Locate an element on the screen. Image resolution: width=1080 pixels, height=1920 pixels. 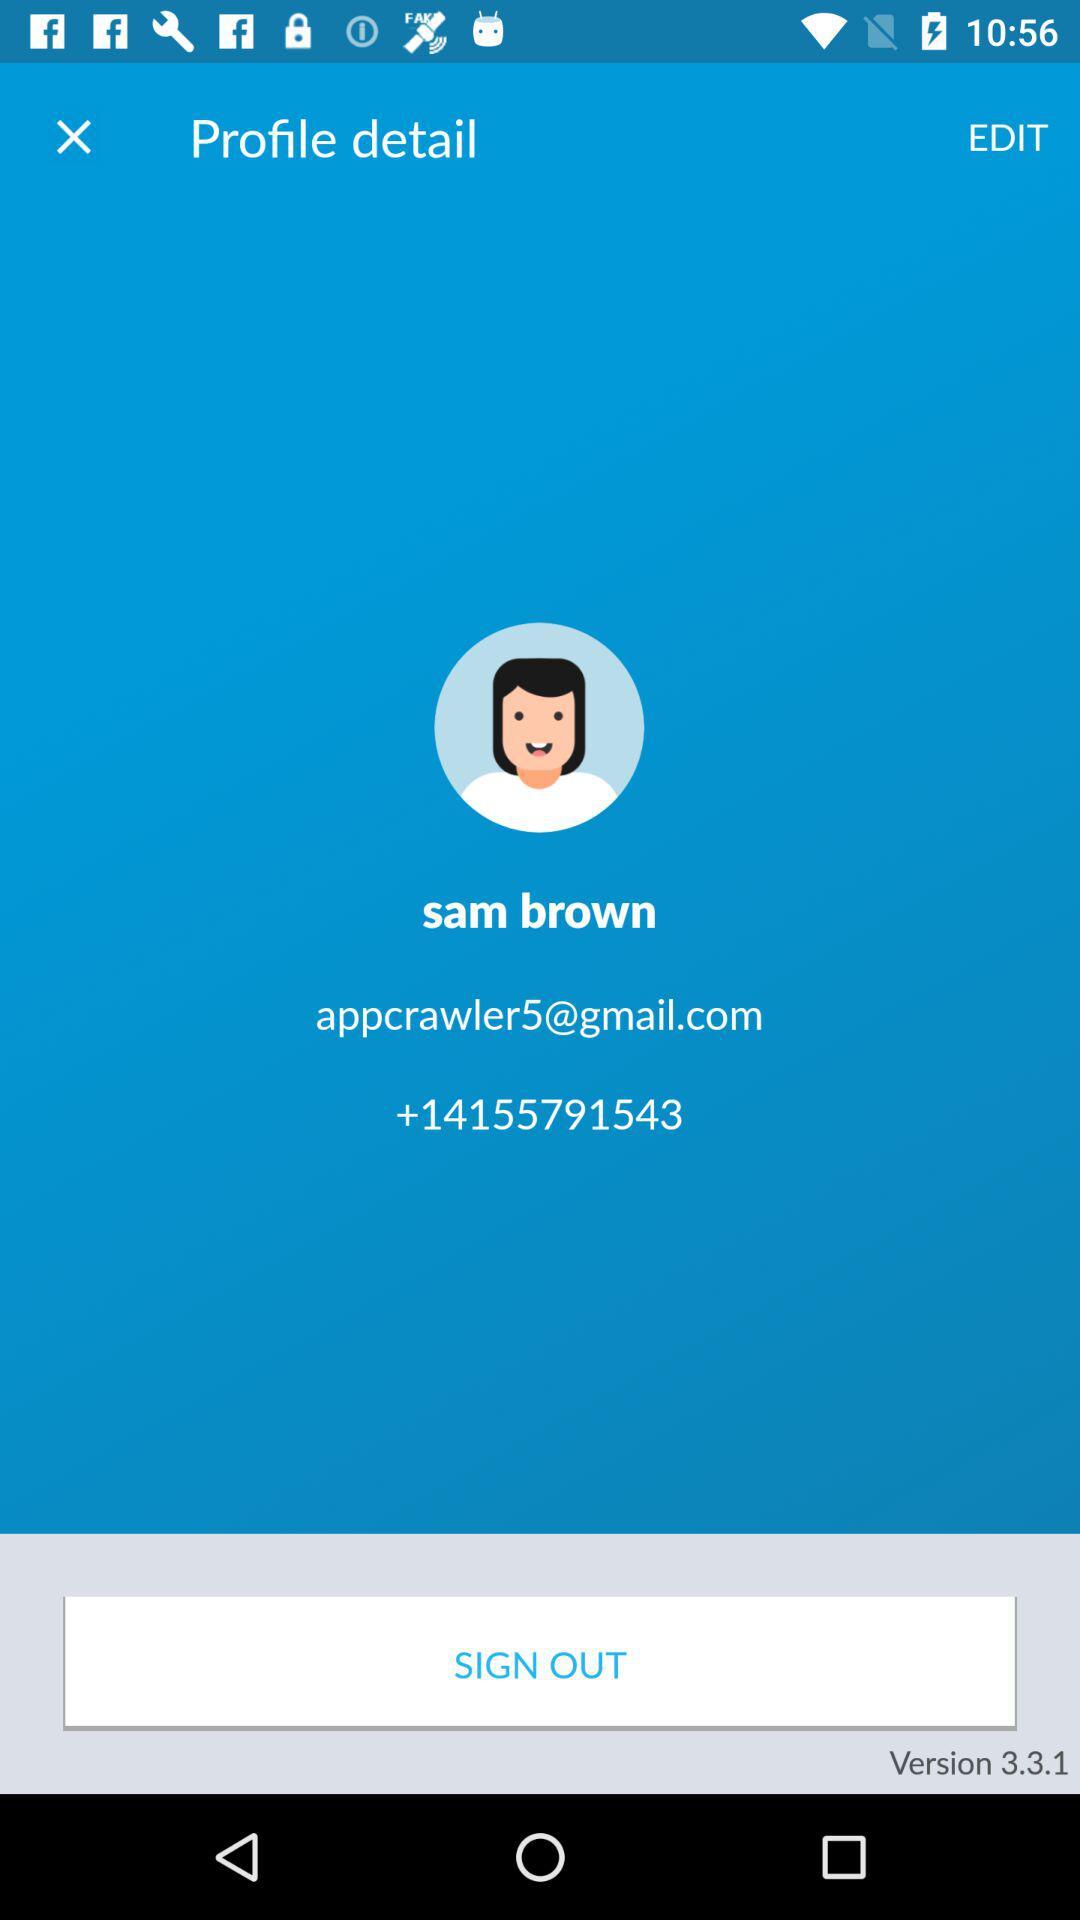
icon above the sign out icon is located at coordinates (1007, 135).